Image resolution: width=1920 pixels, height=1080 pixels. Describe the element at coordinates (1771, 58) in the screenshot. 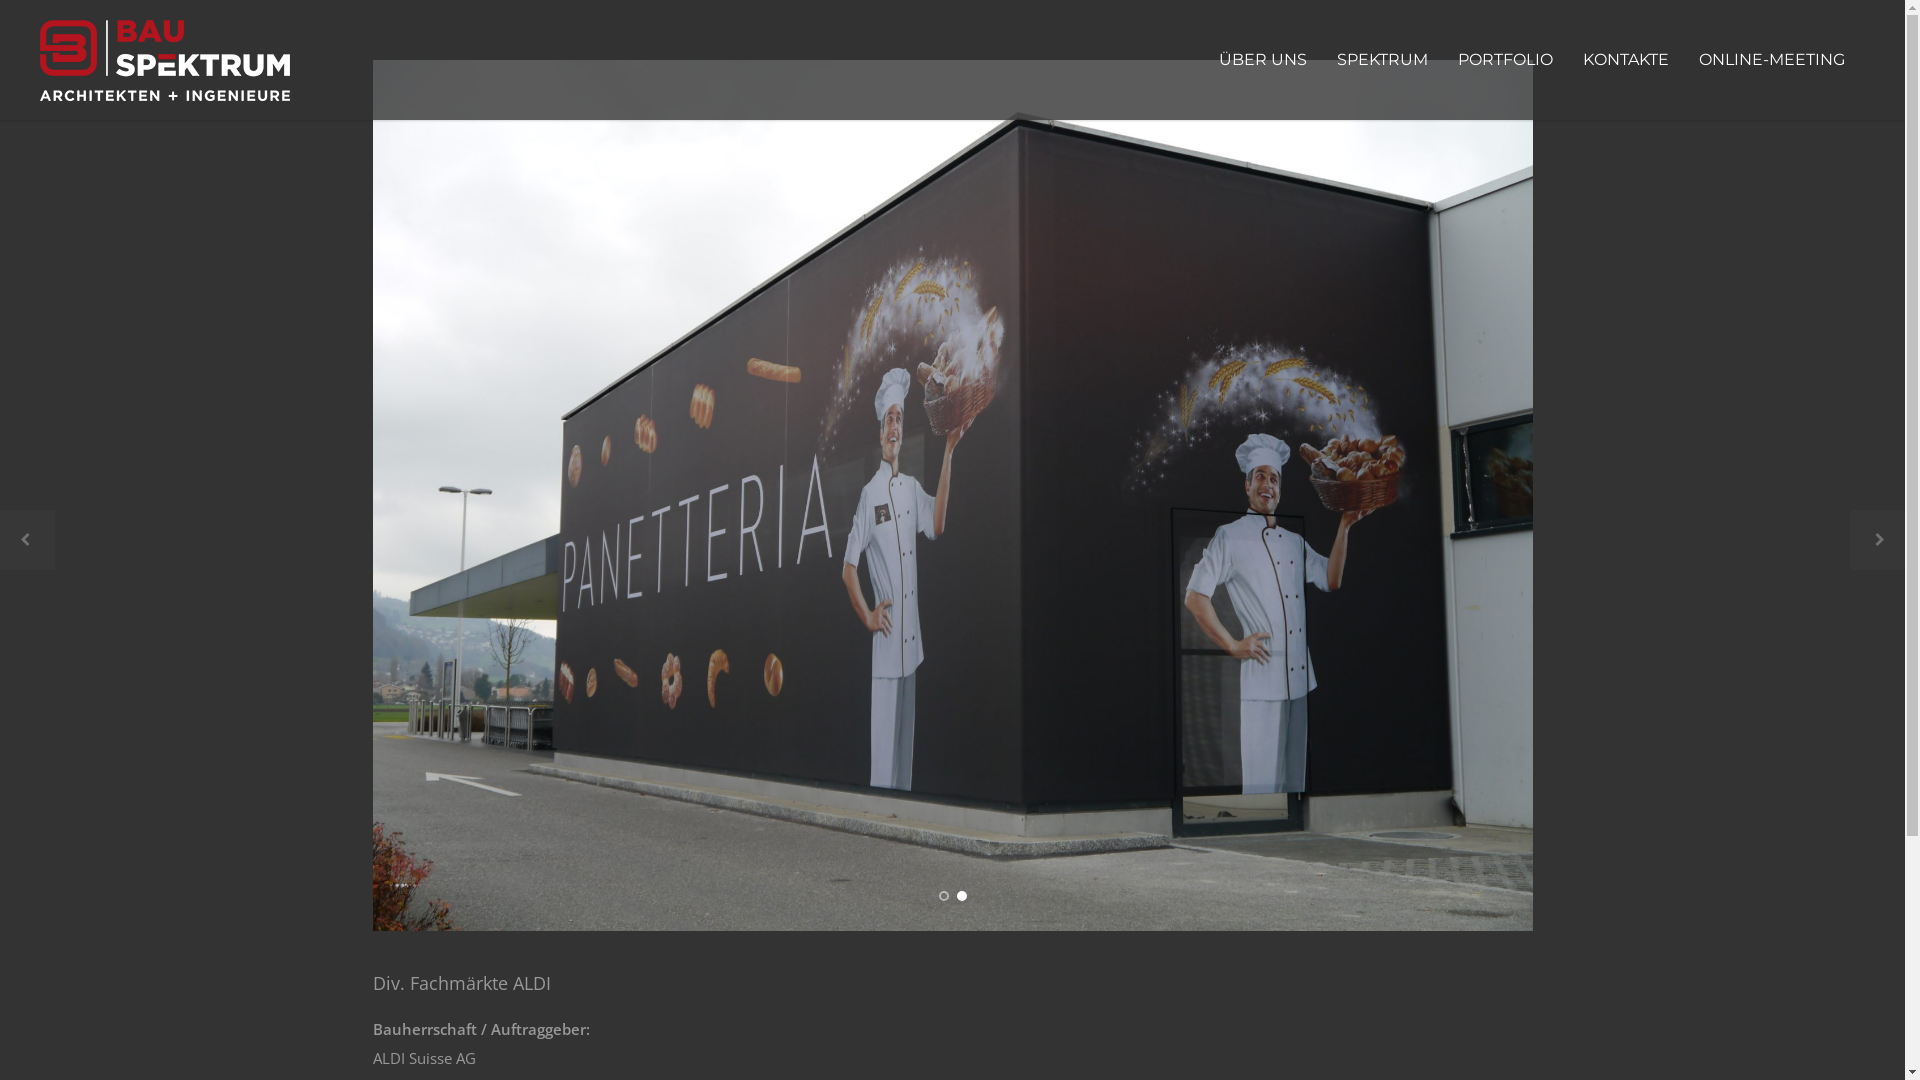

I see `'ONLINE-MEETING'` at that location.